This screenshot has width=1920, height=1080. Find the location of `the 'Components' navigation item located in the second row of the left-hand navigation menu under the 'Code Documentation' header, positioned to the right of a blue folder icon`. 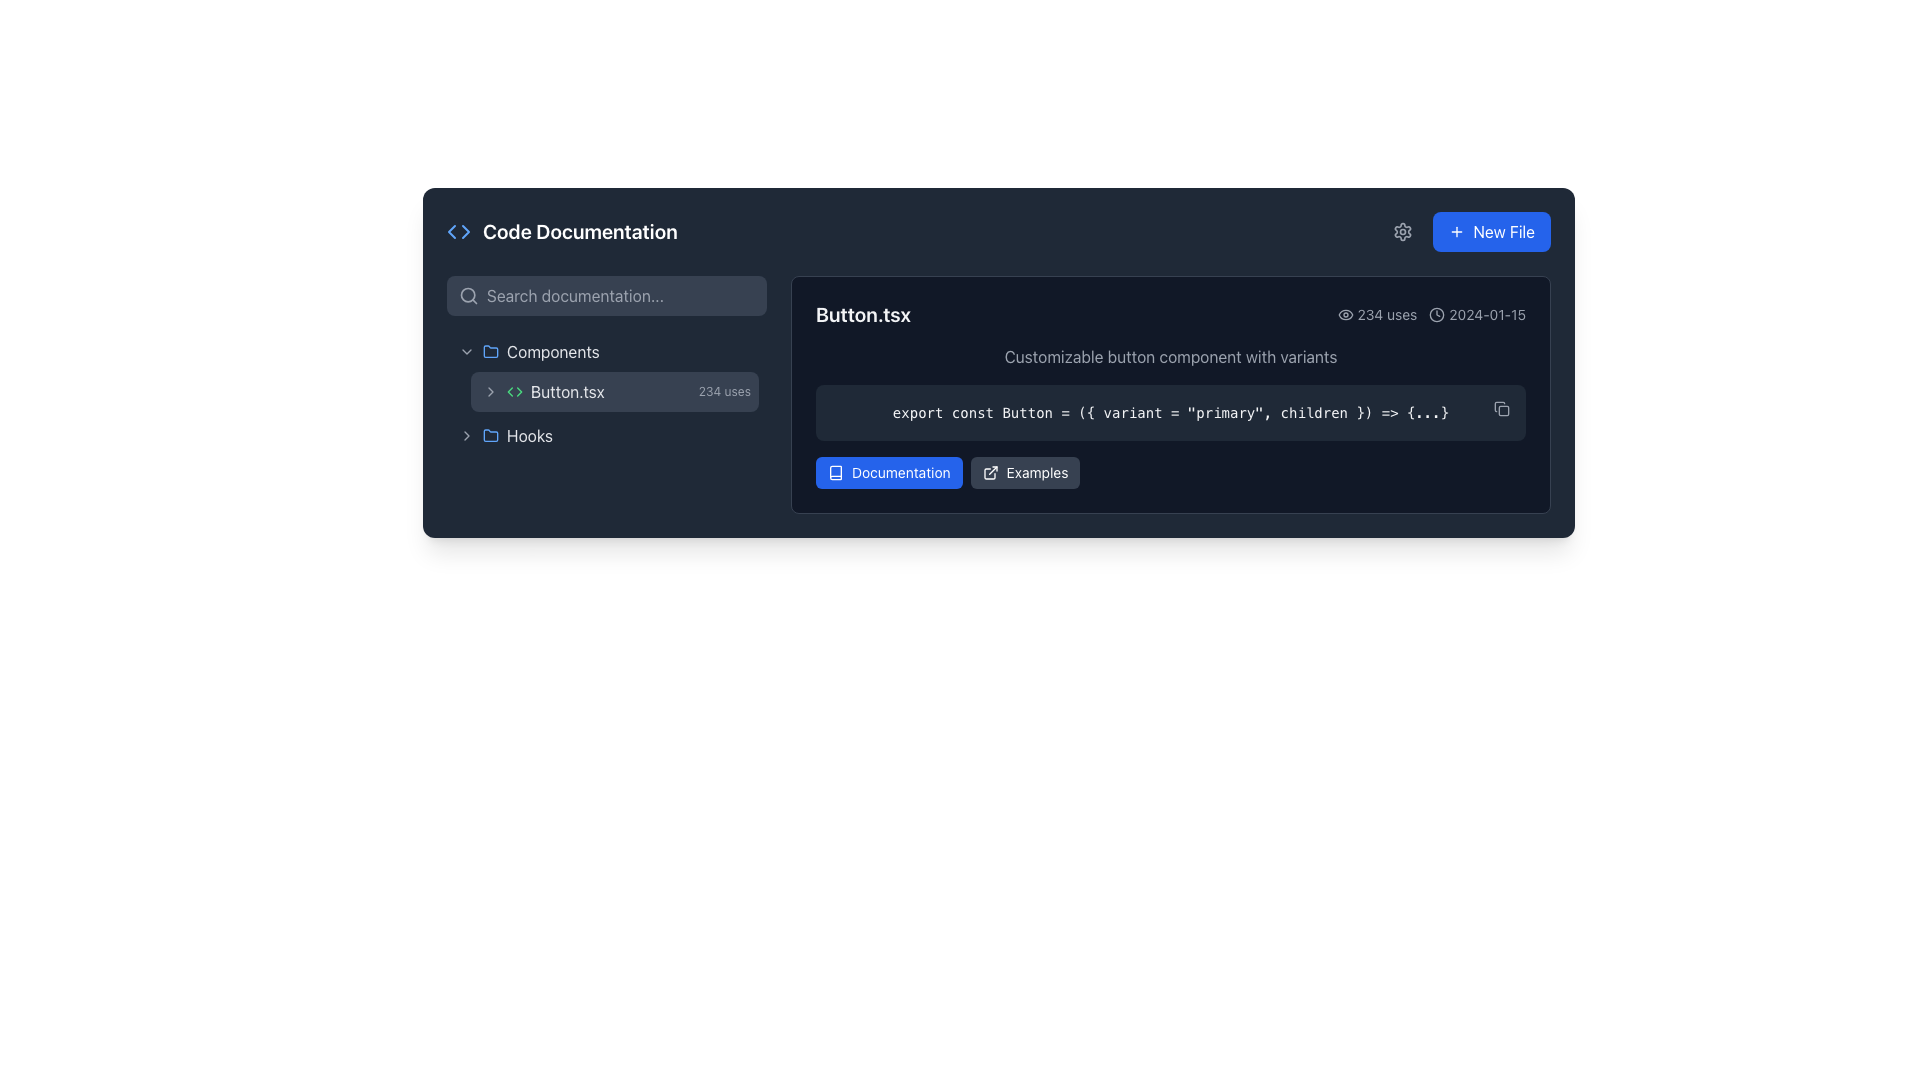

the 'Components' navigation item located in the second row of the left-hand navigation menu under the 'Code Documentation' header, positioned to the right of a blue folder icon is located at coordinates (553, 350).